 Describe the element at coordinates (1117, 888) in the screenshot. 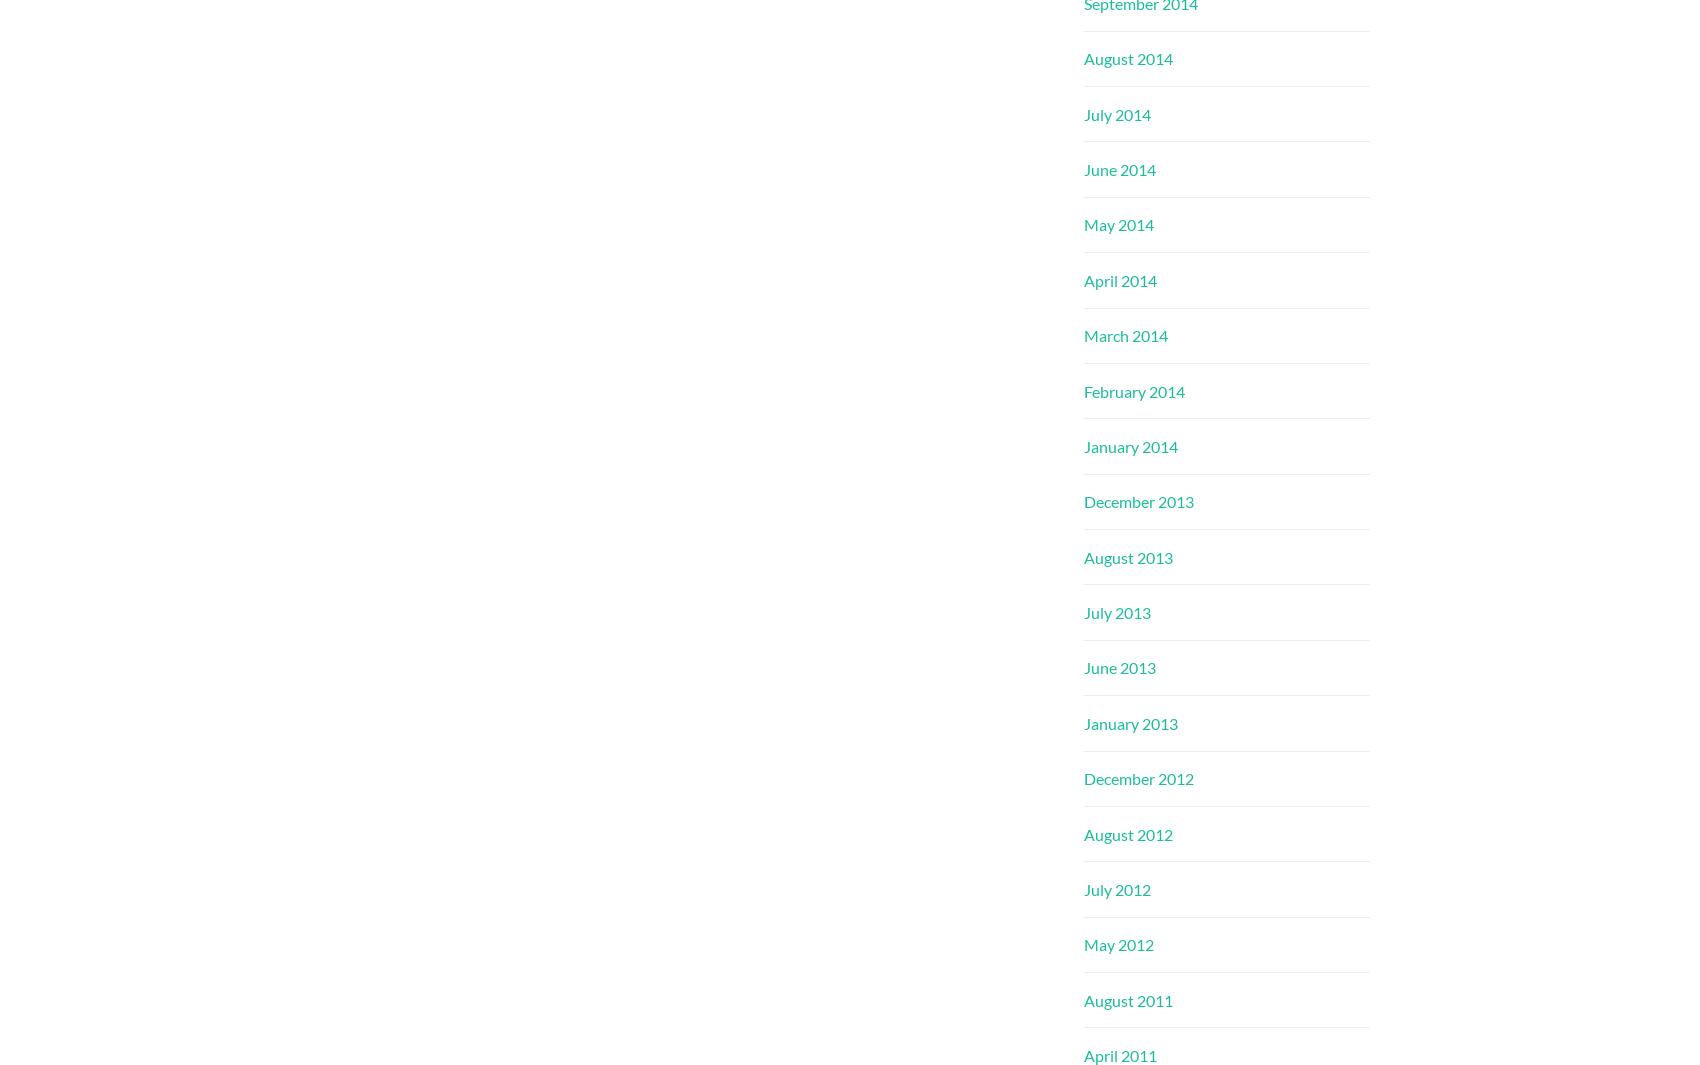

I see `'July 2012'` at that location.